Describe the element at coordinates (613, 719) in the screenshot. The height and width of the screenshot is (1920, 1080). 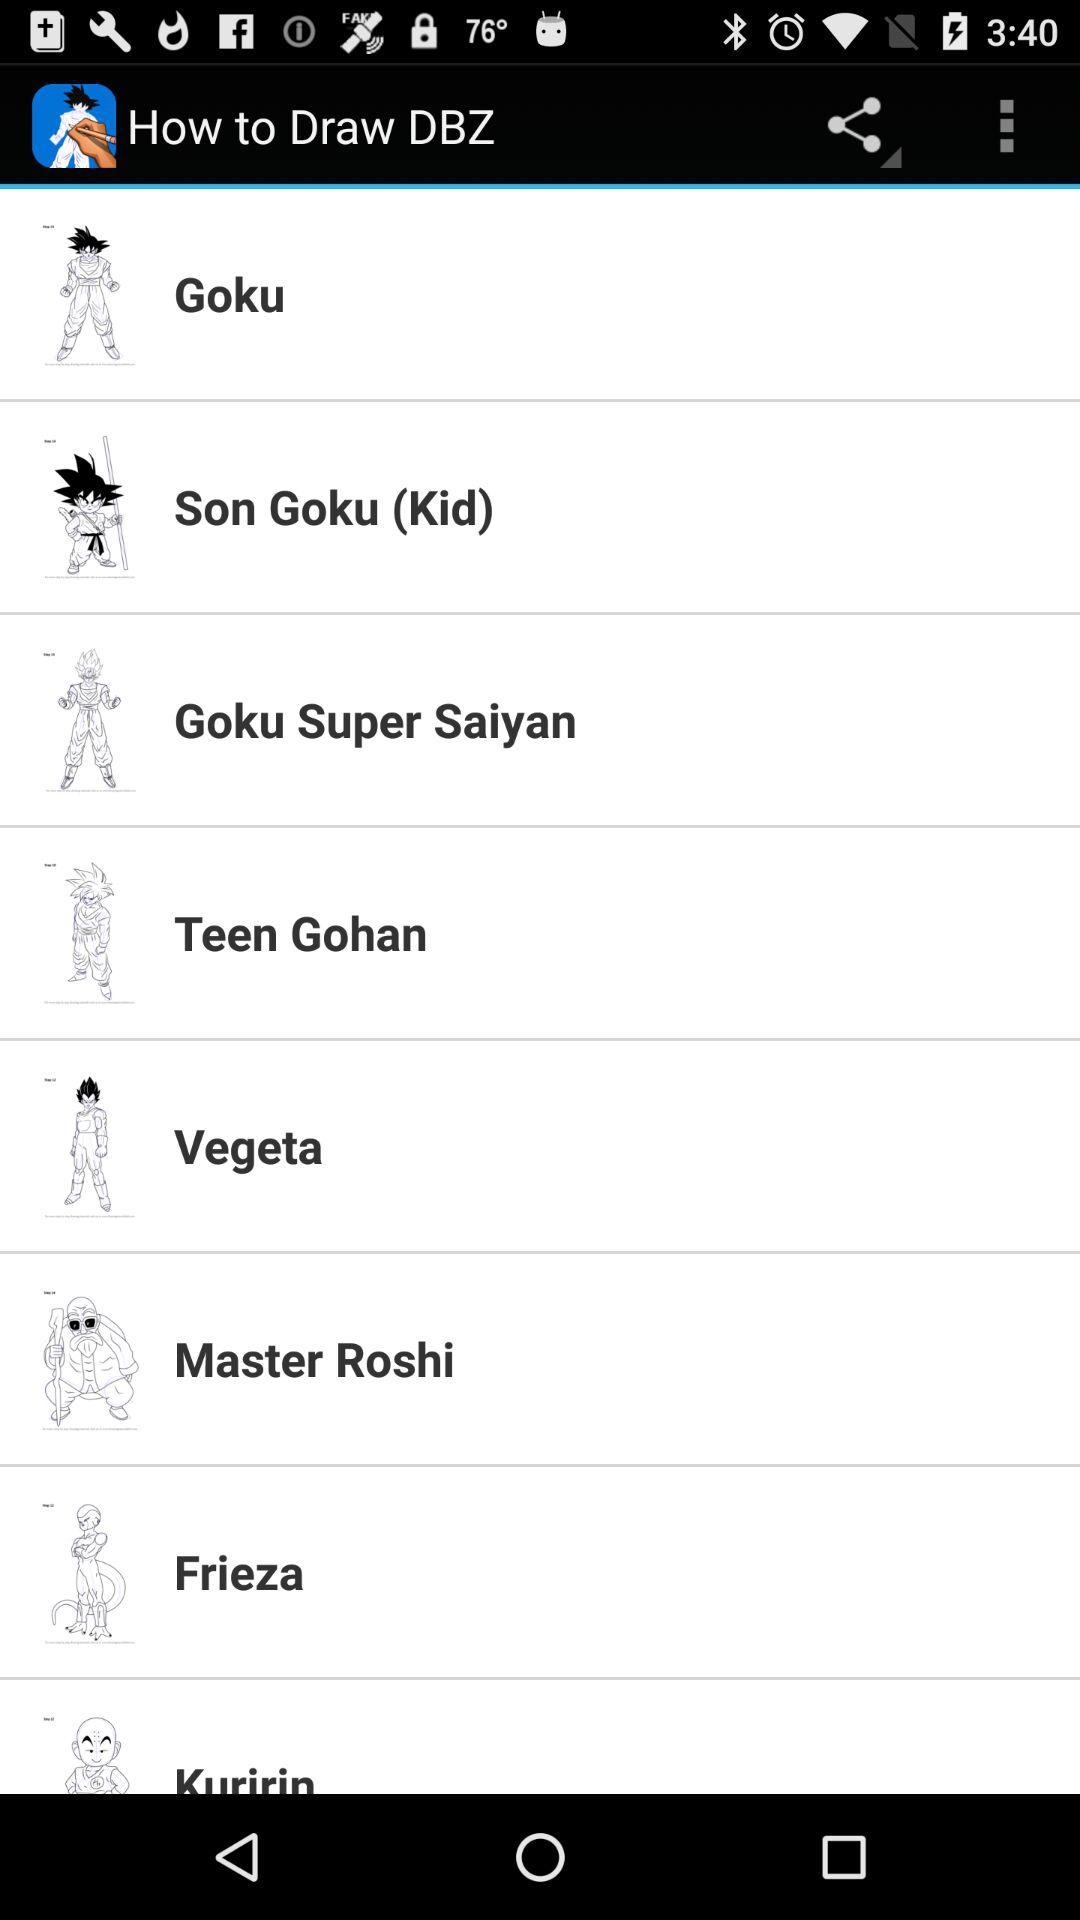
I see `the goku super saiyan` at that location.